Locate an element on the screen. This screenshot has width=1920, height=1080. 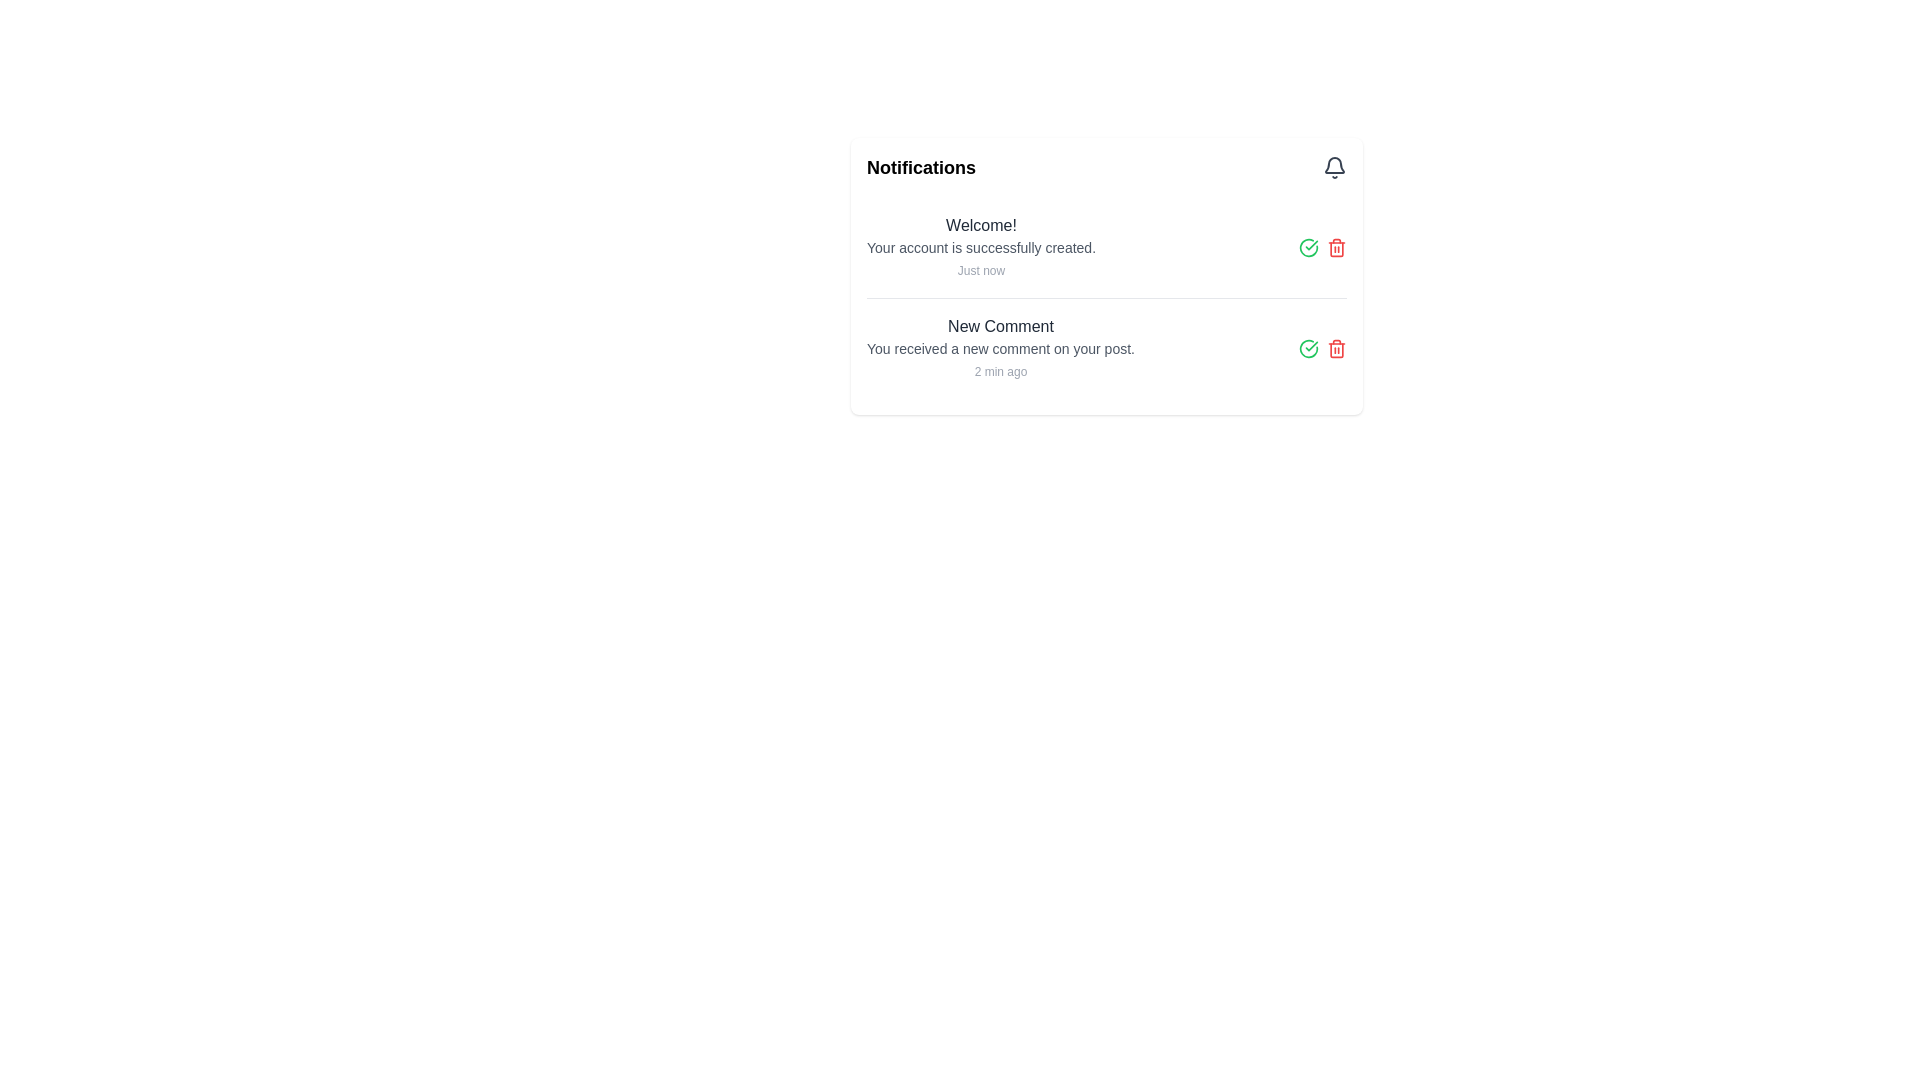
the text label displaying '2 min ago' located at the bottom-right corner of the 'New Comment' notification block is located at coordinates (1000, 371).